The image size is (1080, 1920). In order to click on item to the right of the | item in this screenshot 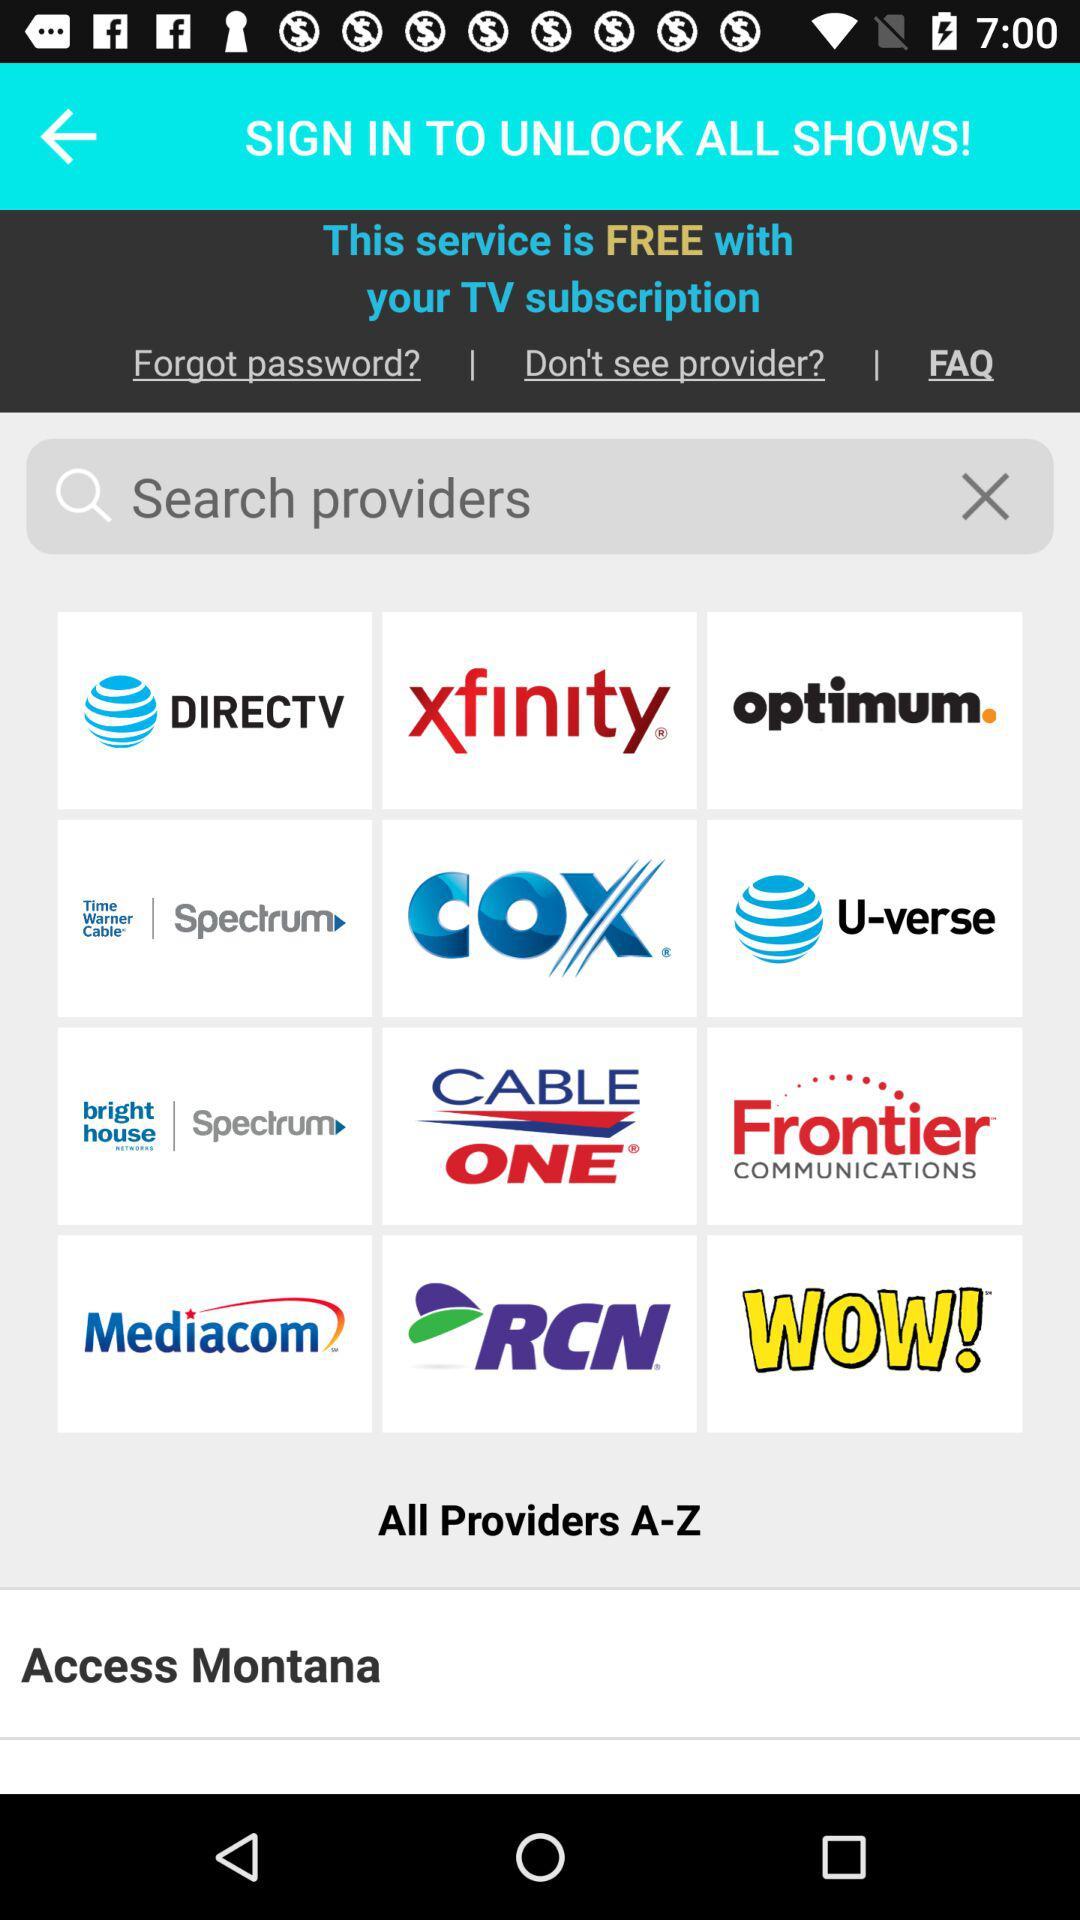, I will do `click(937, 361)`.